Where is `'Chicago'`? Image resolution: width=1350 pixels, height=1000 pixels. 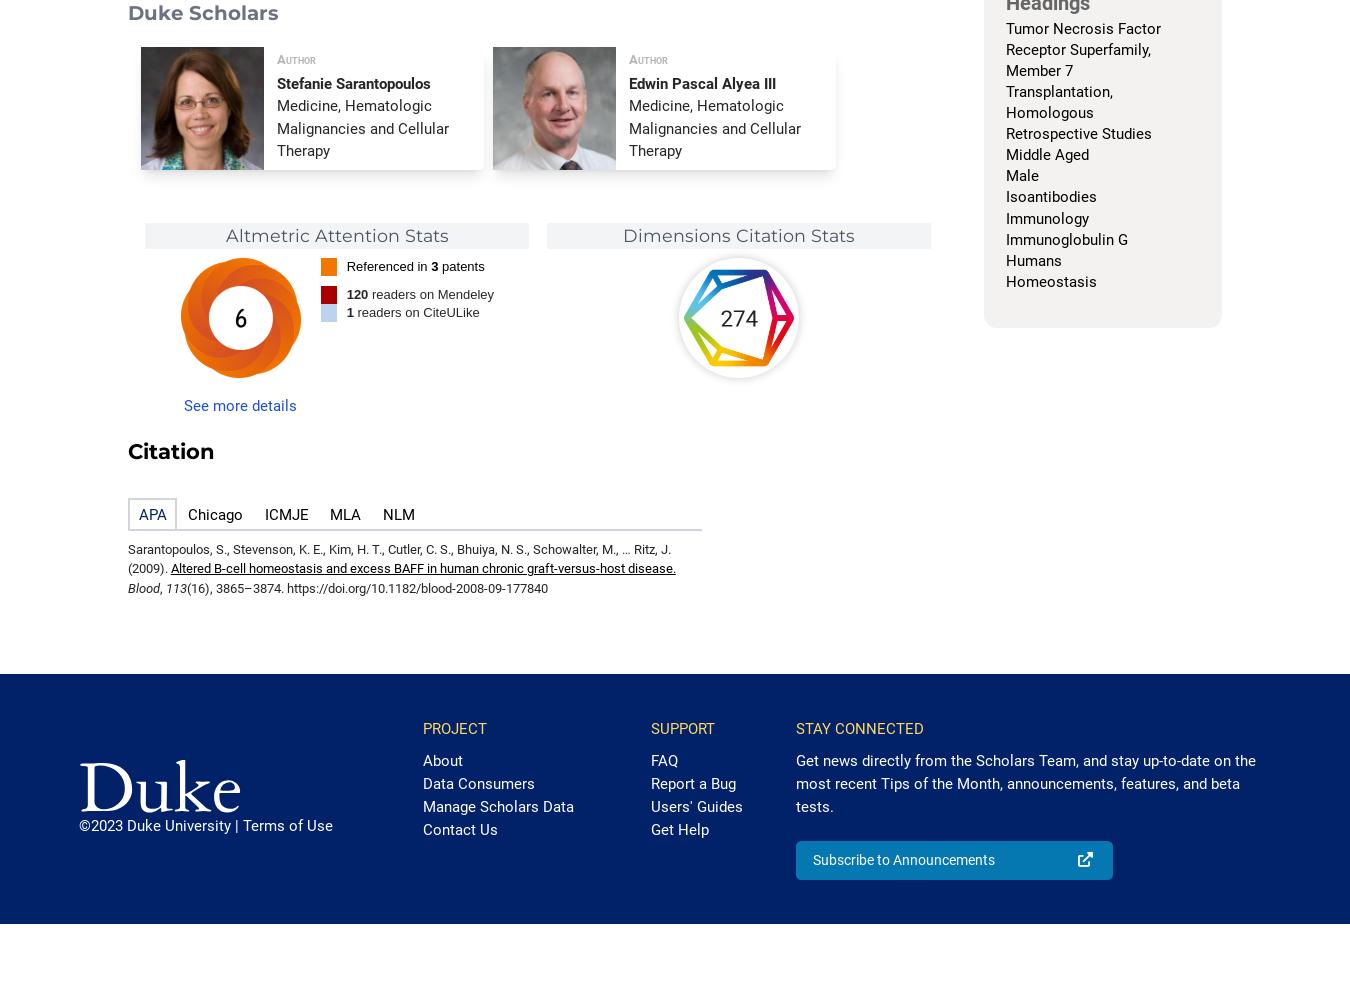
'Chicago' is located at coordinates (215, 515).